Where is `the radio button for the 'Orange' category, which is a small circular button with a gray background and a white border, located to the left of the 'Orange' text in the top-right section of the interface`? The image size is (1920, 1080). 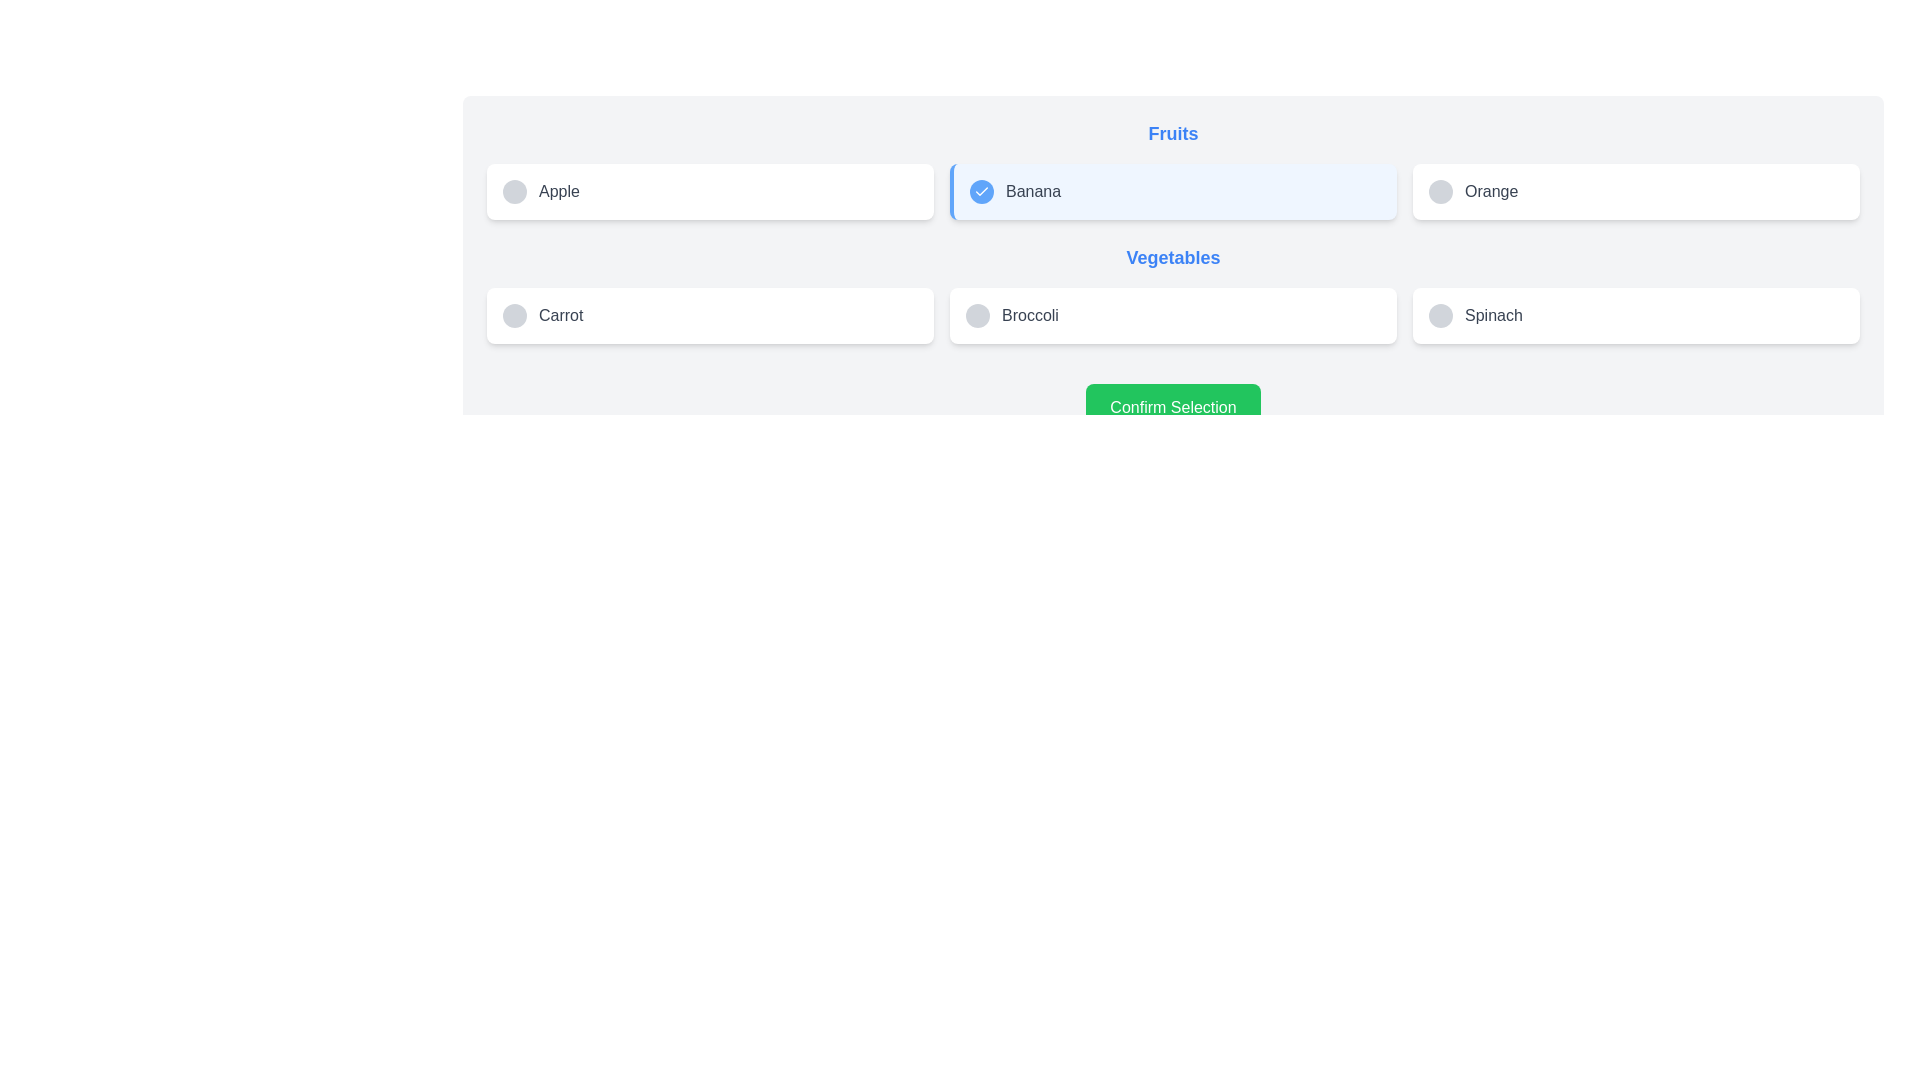
the radio button for the 'Orange' category, which is a small circular button with a gray background and a white border, located to the left of the 'Orange' text in the top-right section of the interface is located at coordinates (1440, 192).